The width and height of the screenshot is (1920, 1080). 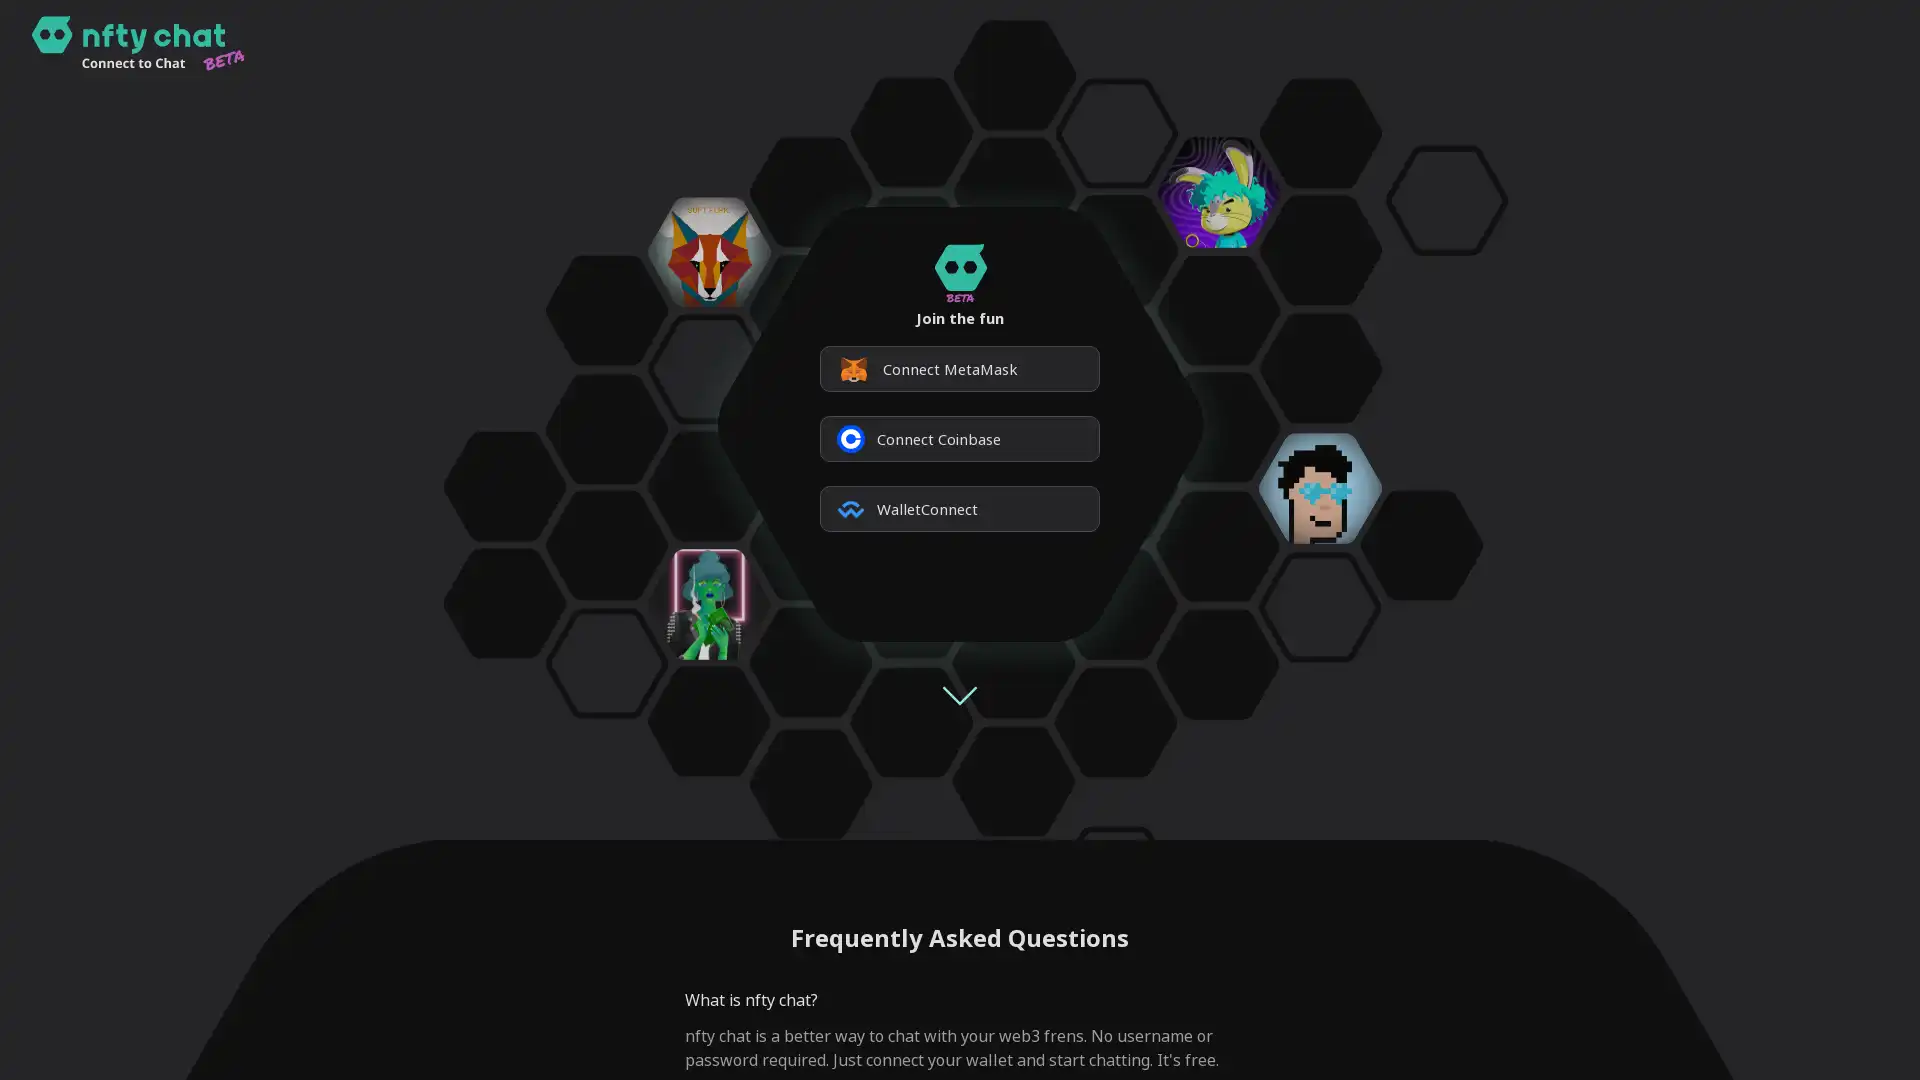 What do you see at coordinates (960, 369) in the screenshot?
I see `Connect MetaMask` at bounding box center [960, 369].